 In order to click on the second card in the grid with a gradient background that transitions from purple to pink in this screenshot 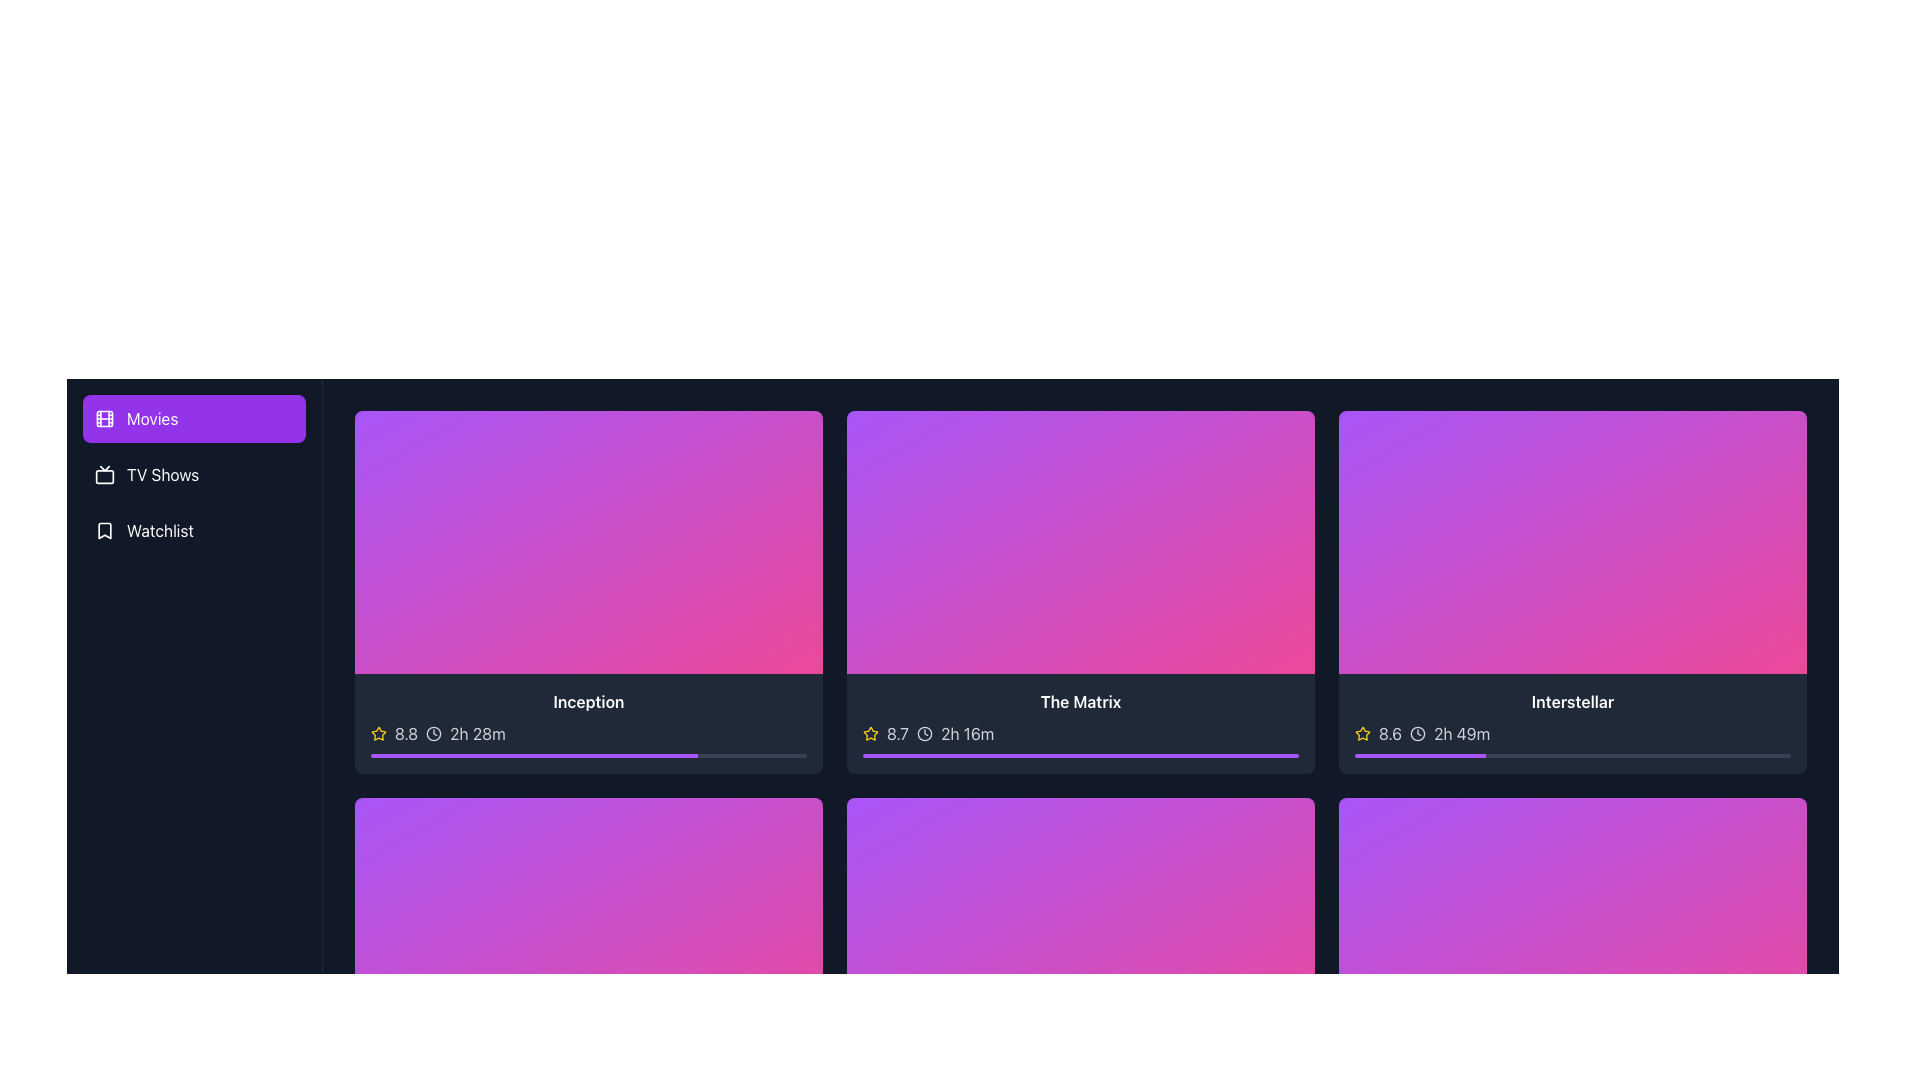, I will do `click(1079, 590)`.